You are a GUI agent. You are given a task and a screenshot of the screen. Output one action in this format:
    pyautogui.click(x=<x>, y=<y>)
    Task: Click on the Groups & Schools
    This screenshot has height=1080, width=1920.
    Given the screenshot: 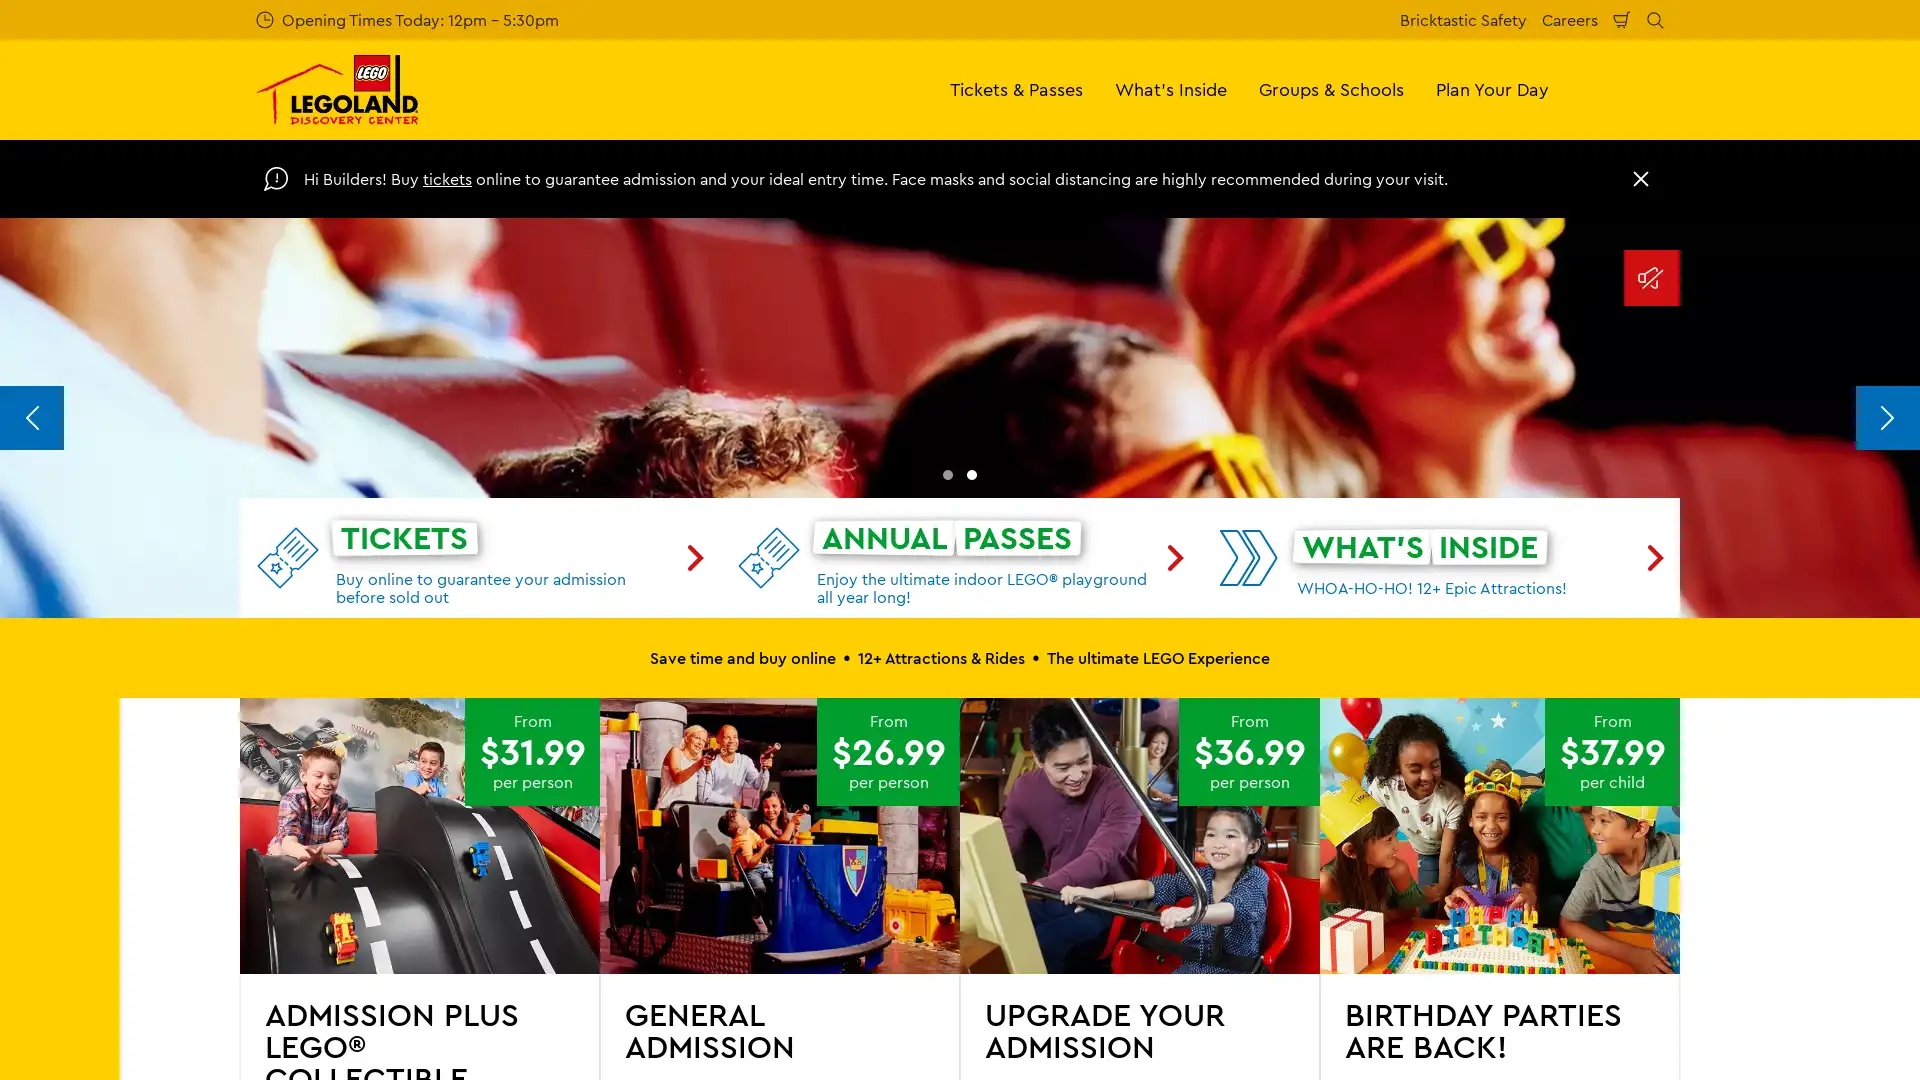 What is the action you would take?
    pyautogui.click(x=1331, y=88)
    